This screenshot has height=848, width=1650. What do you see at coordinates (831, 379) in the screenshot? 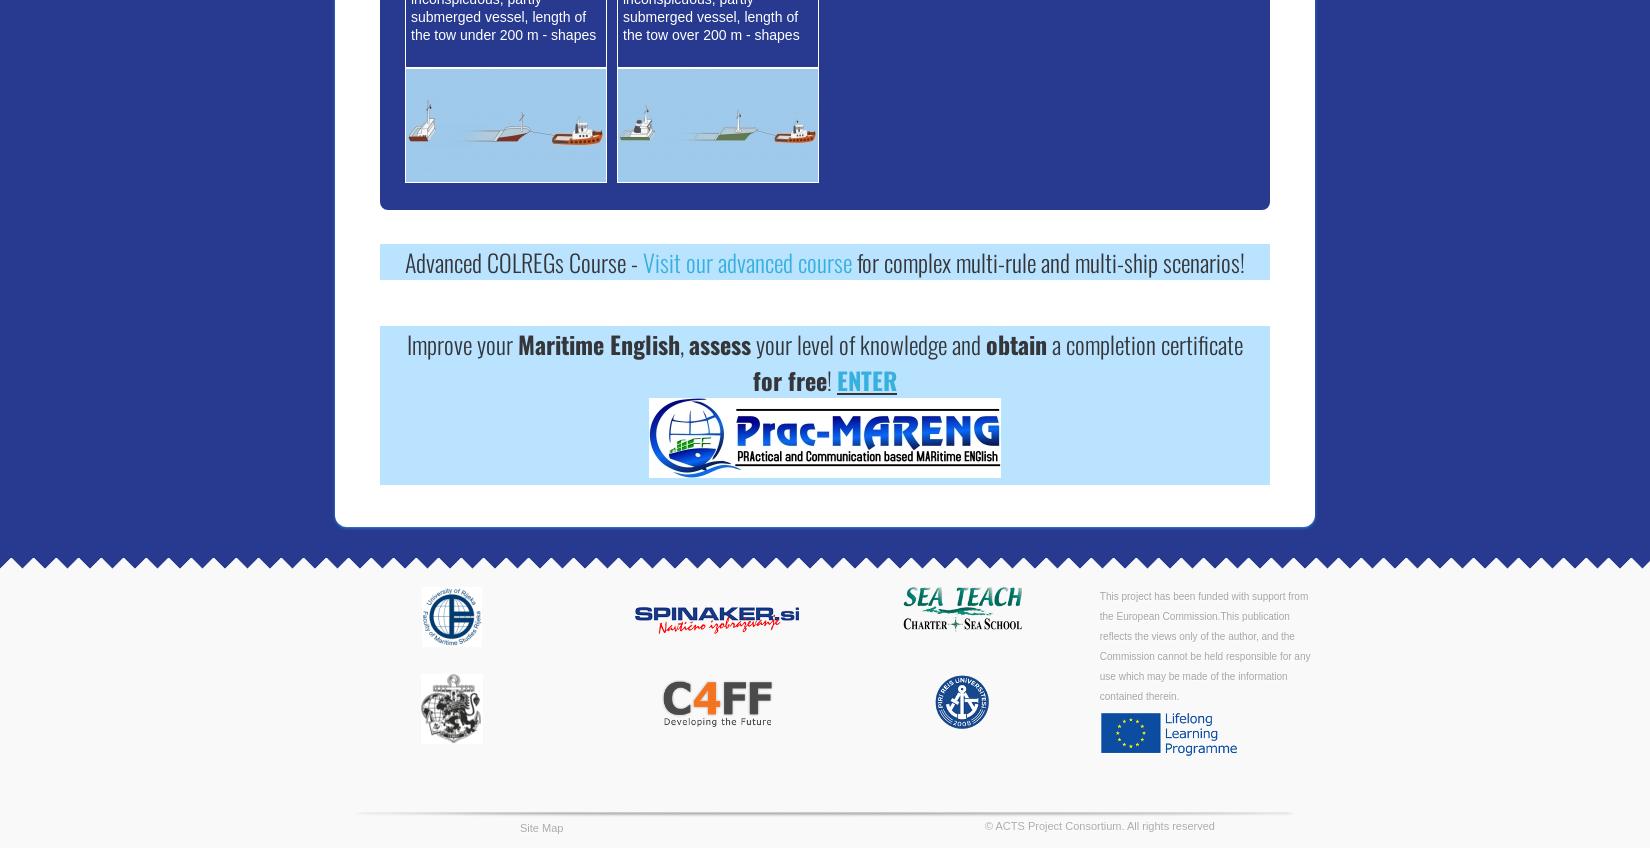
I see `'!'` at bounding box center [831, 379].